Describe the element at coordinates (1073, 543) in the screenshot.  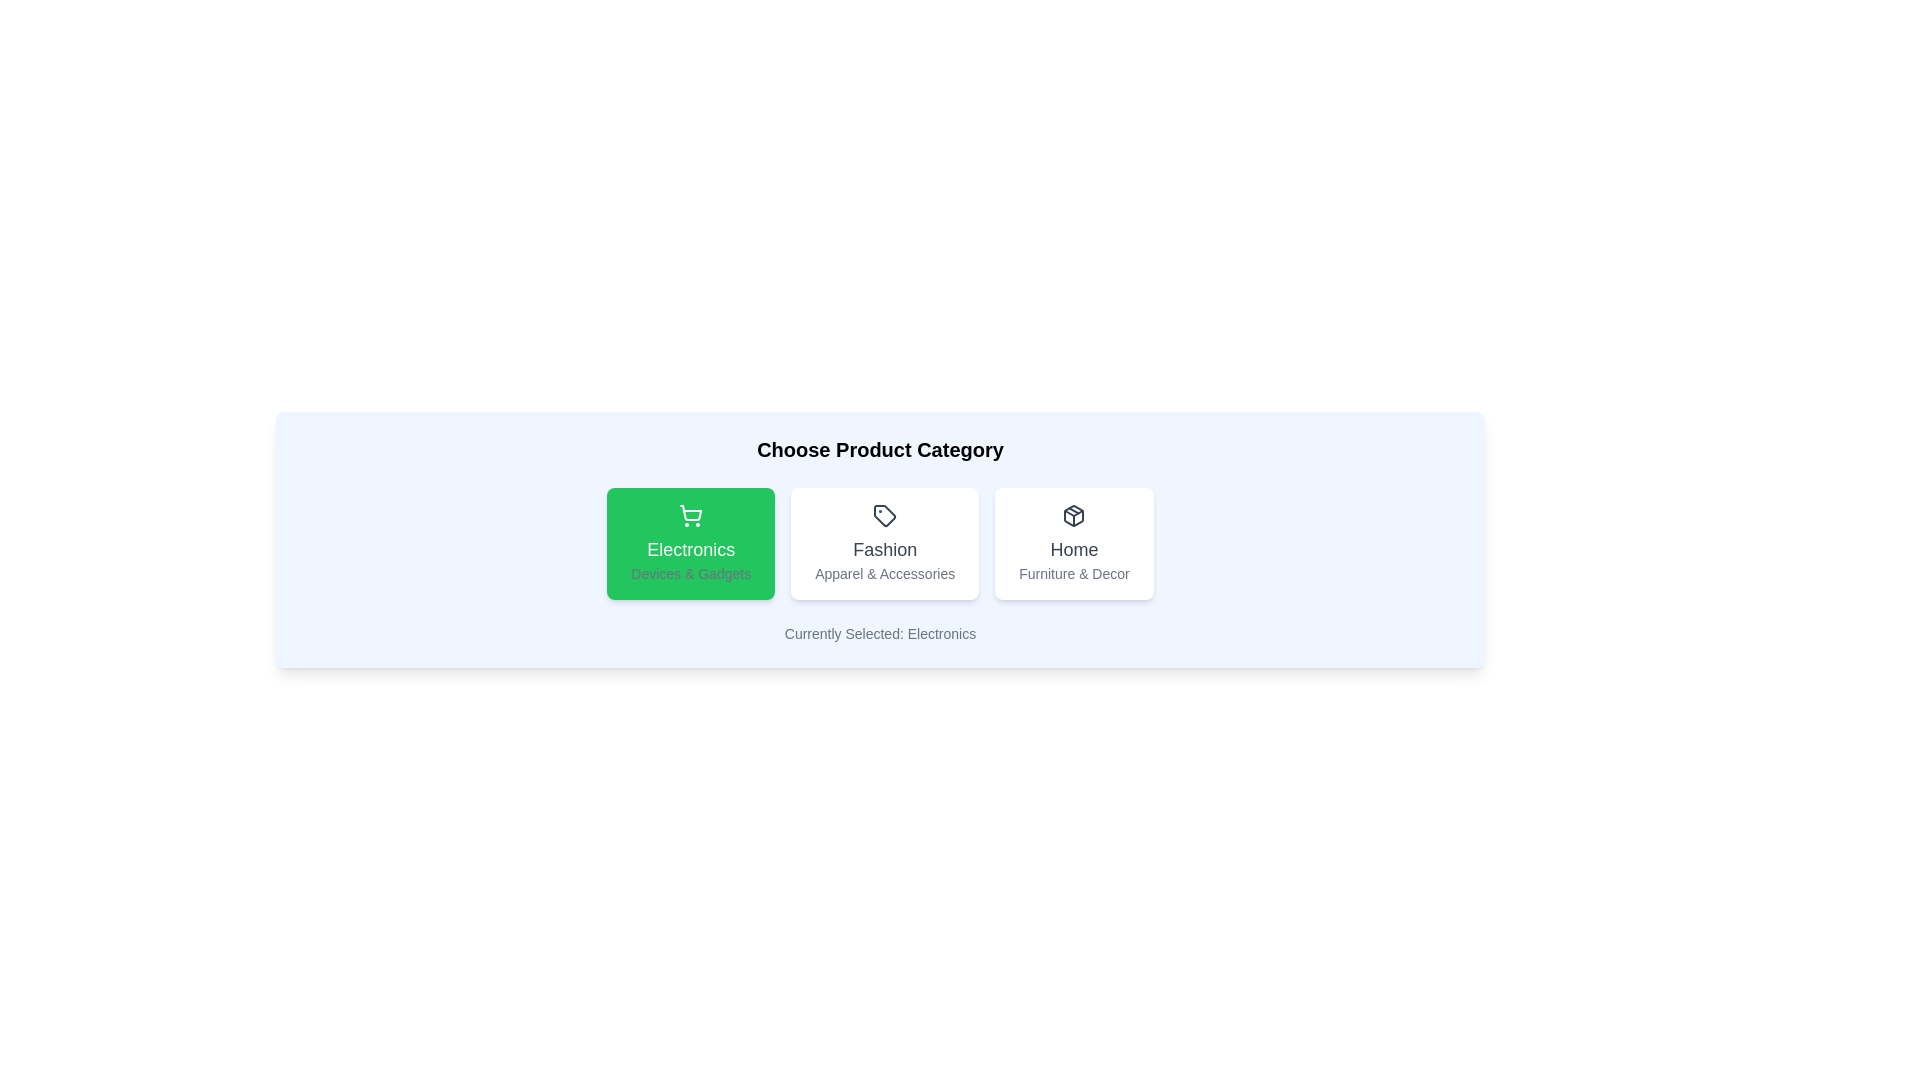
I see `the category chip labeled Home` at that location.